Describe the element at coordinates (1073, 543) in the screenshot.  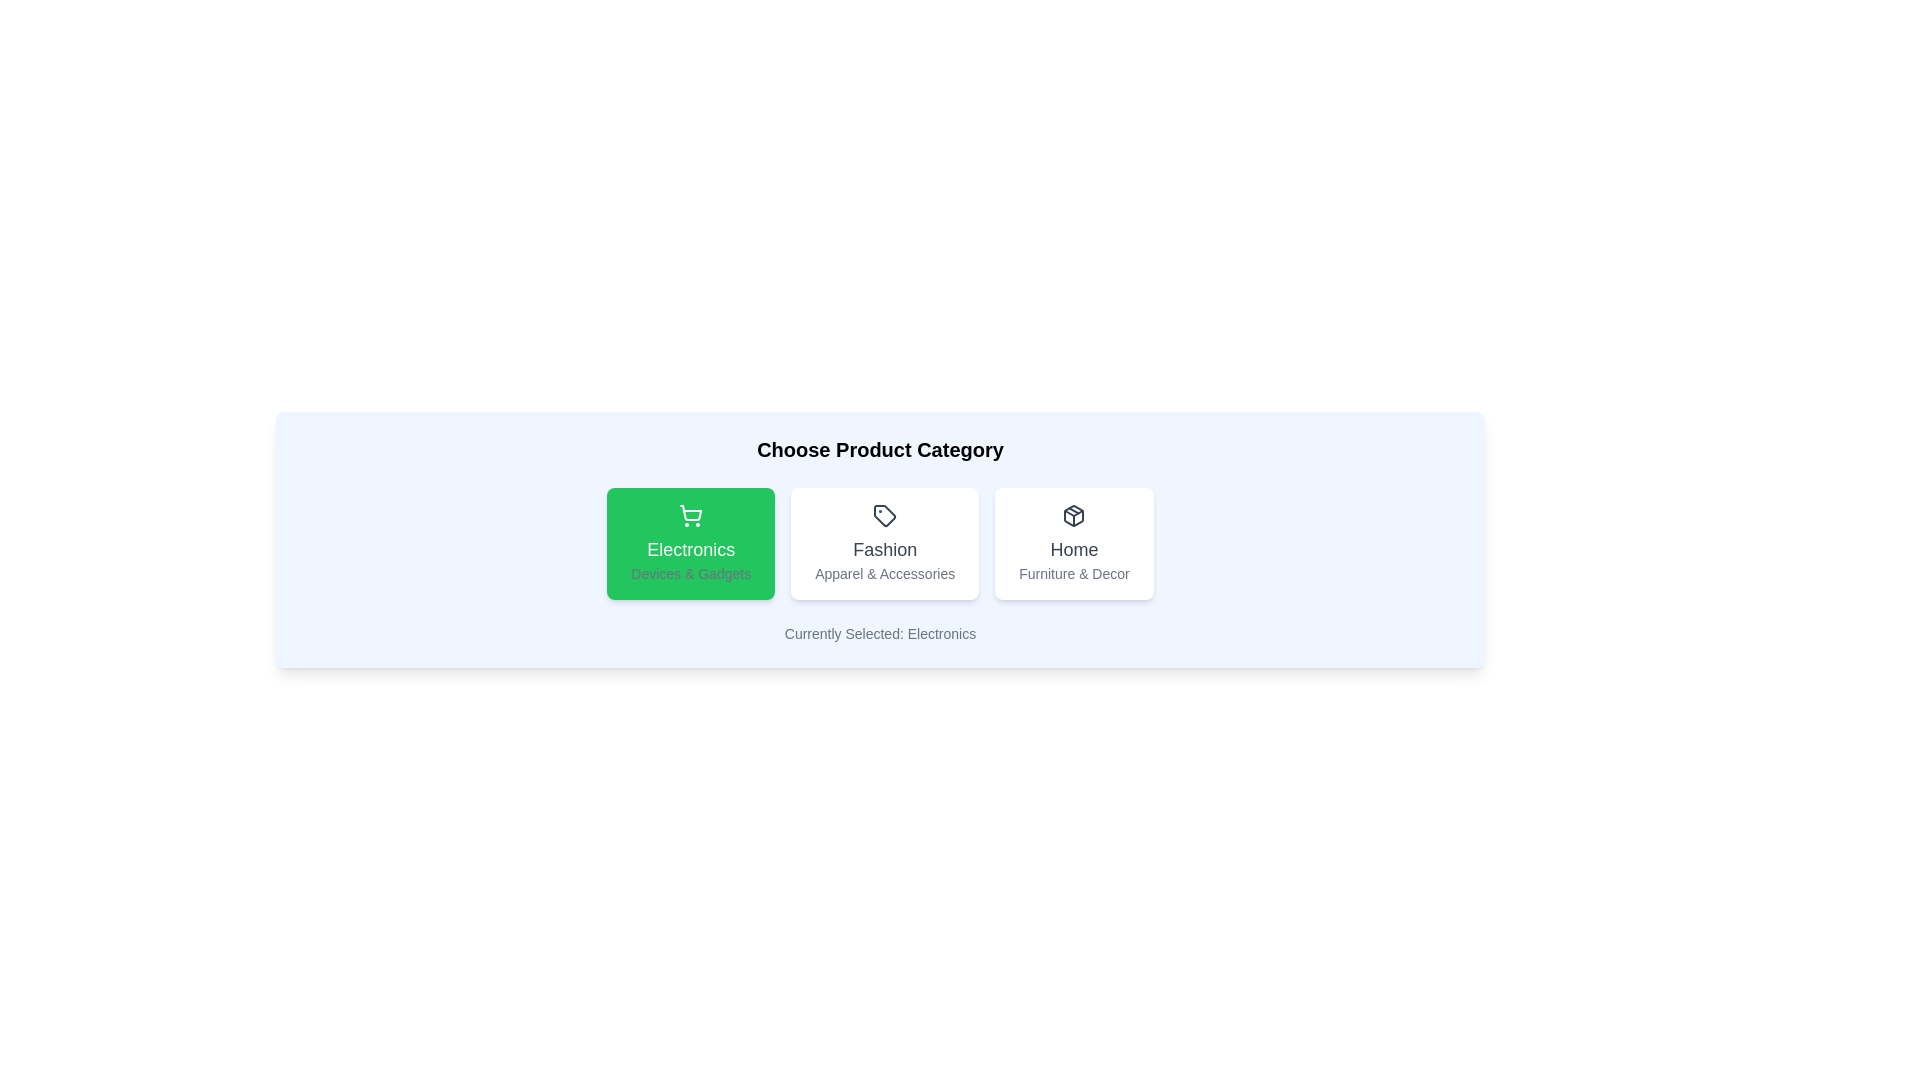
I see `the category chip labeled Home` at that location.